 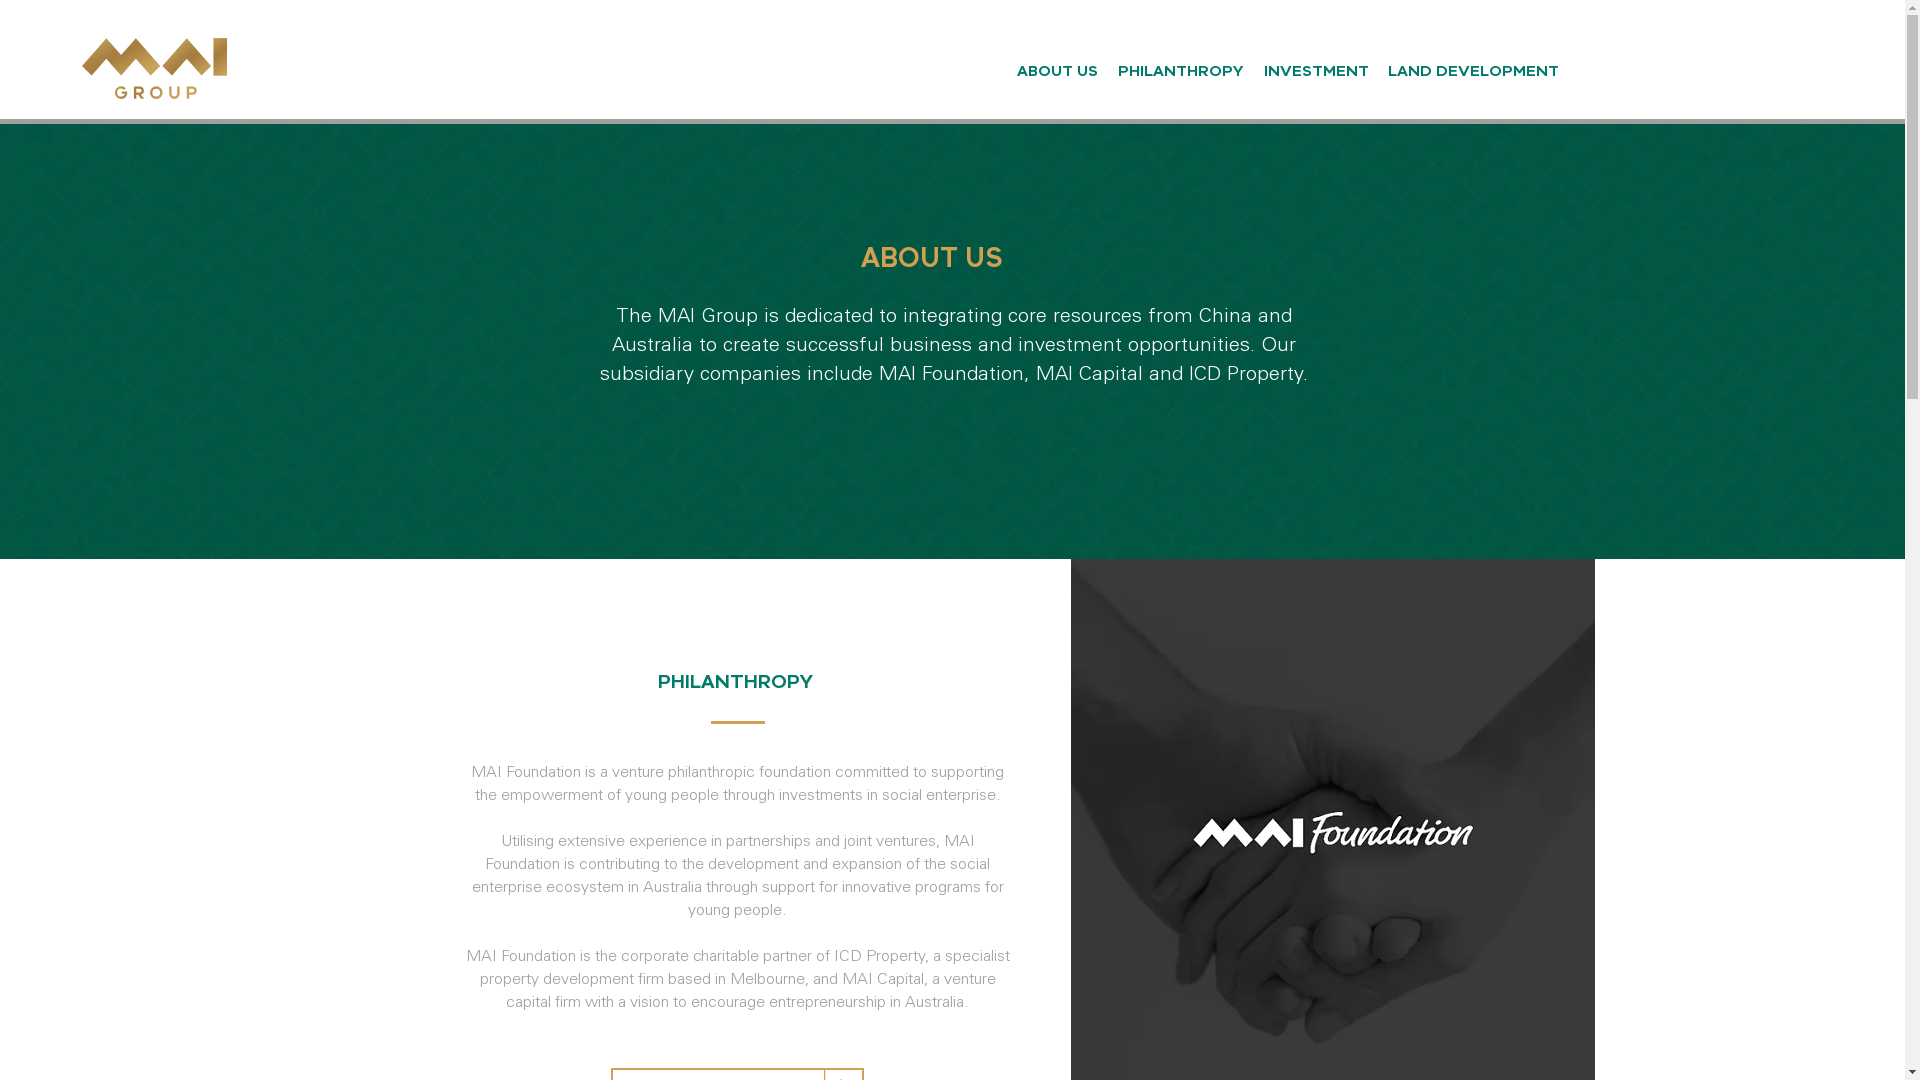 What do you see at coordinates (1055, 60) in the screenshot?
I see `'ABOUT US'` at bounding box center [1055, 60].